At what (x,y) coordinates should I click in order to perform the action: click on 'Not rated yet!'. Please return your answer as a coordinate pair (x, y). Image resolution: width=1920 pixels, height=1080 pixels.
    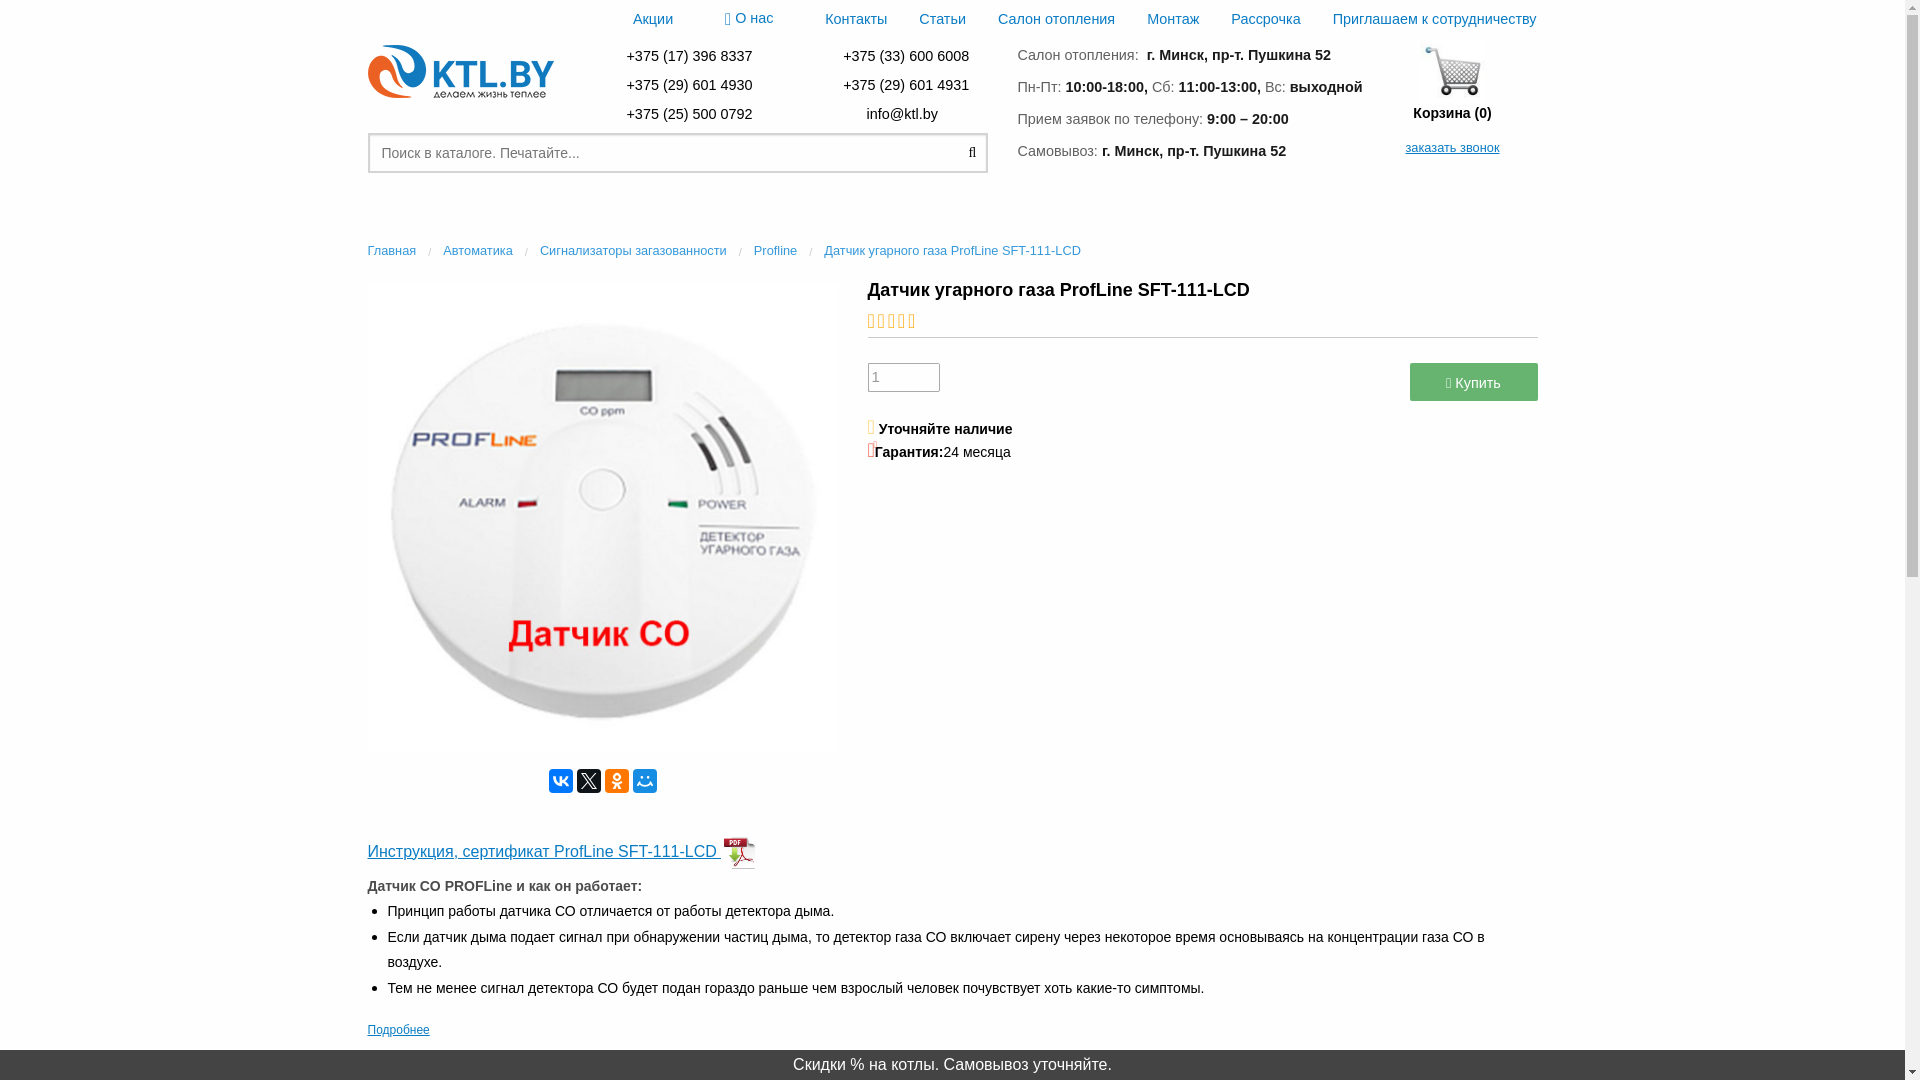
    Looking at the image, I should click on (896, 319).